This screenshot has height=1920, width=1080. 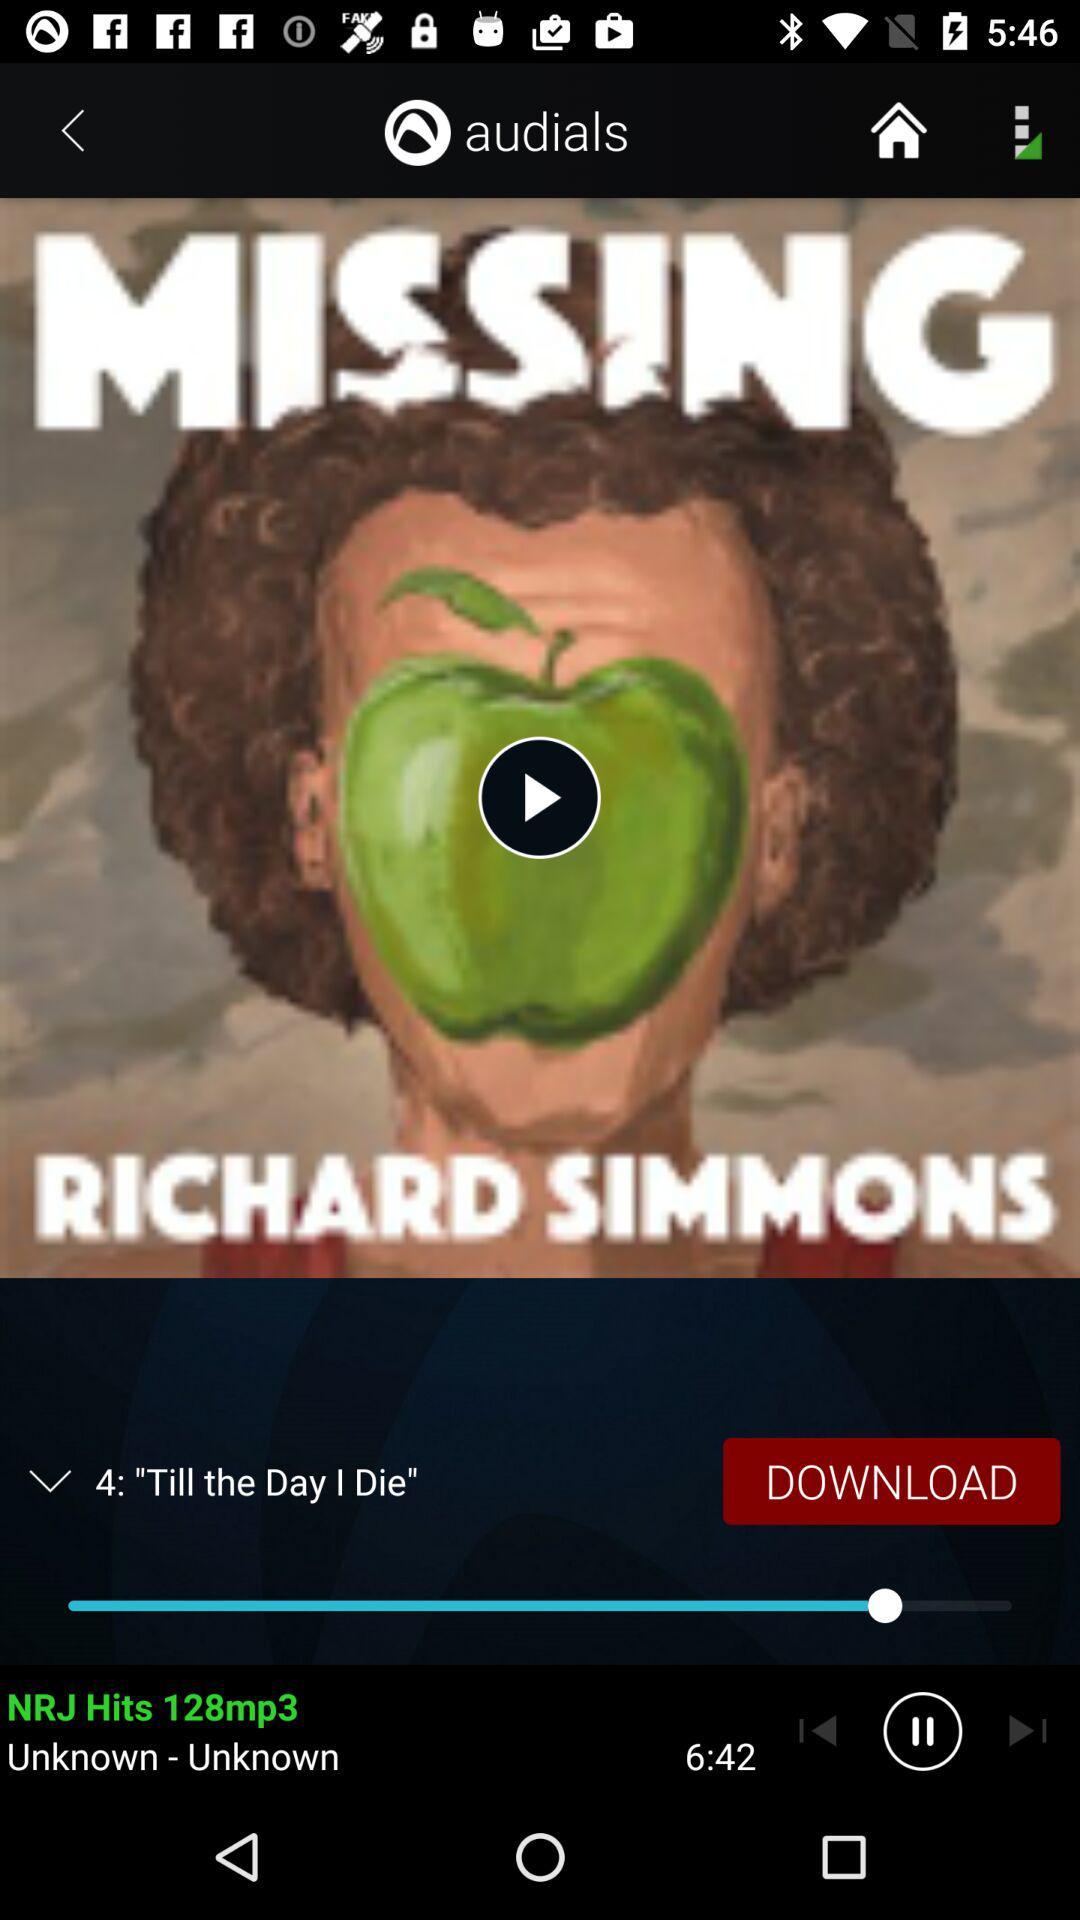 I want to click on fast forward, so click(x=1027, y=1730).